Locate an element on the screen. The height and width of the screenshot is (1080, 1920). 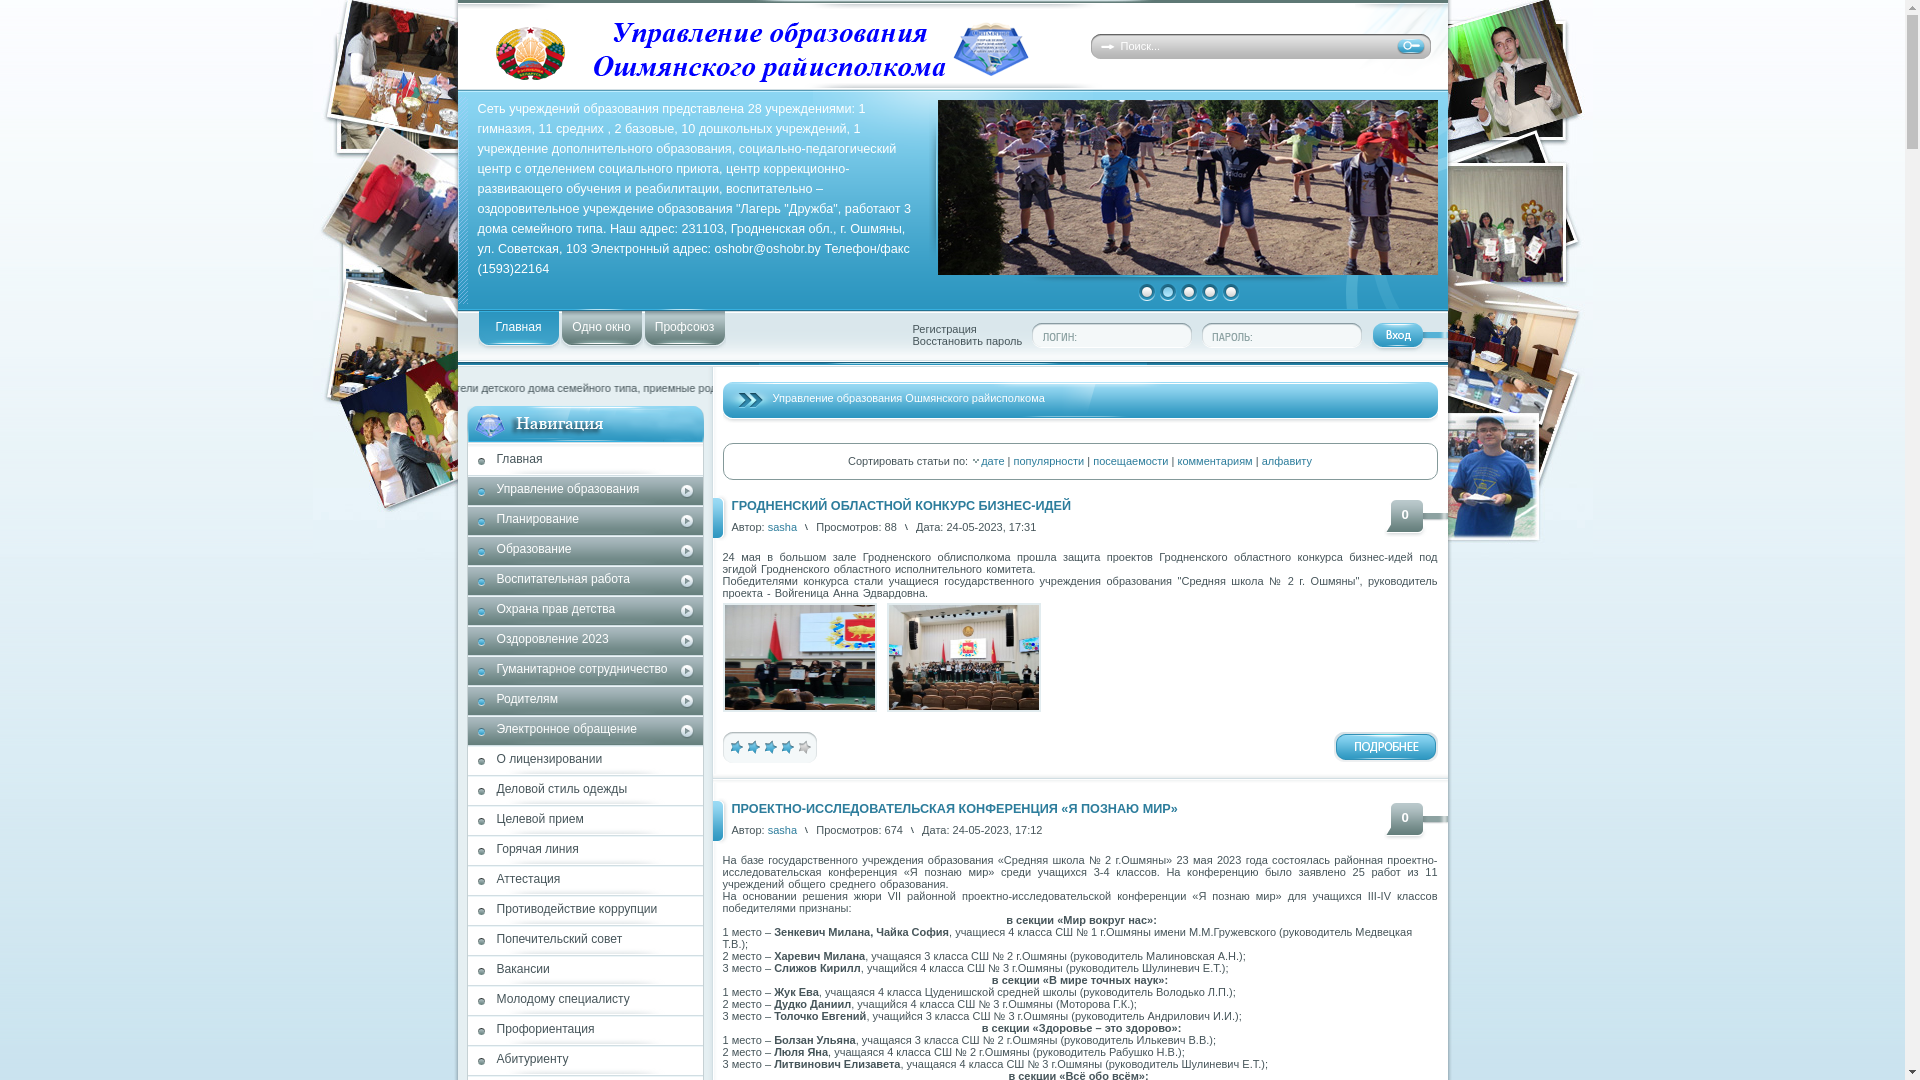
'5' is located at coordinates (1229, 292).